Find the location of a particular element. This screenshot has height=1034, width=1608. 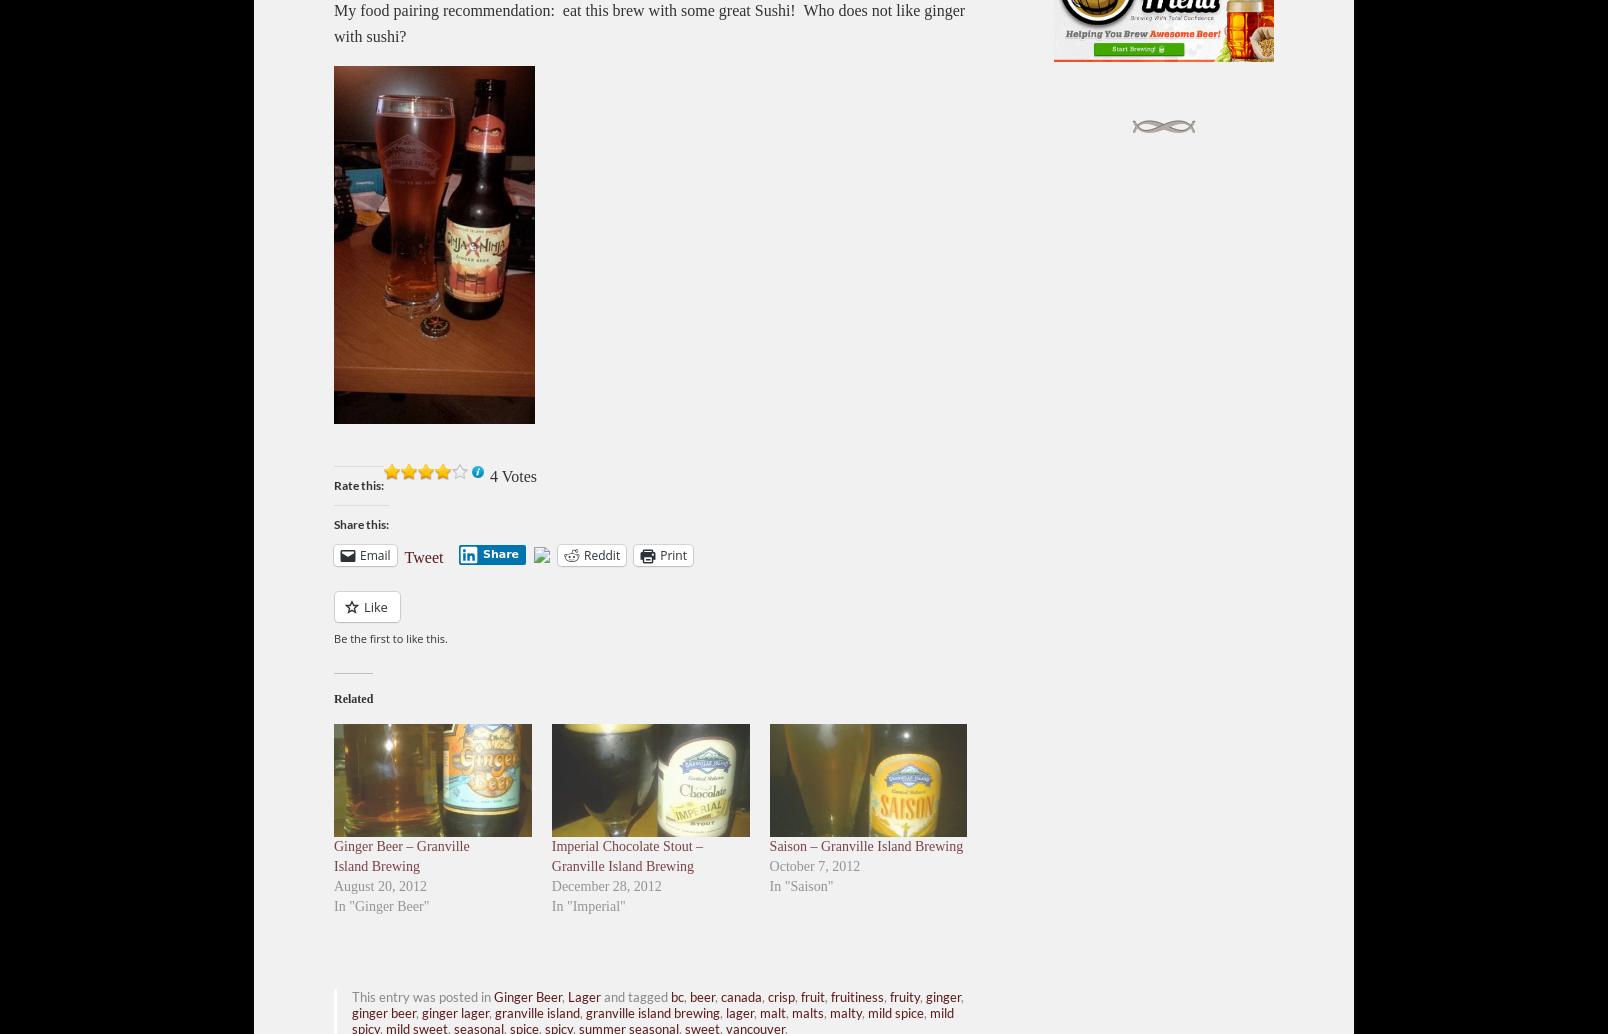

'ginger lager' is located at coordinates (454, 1010).